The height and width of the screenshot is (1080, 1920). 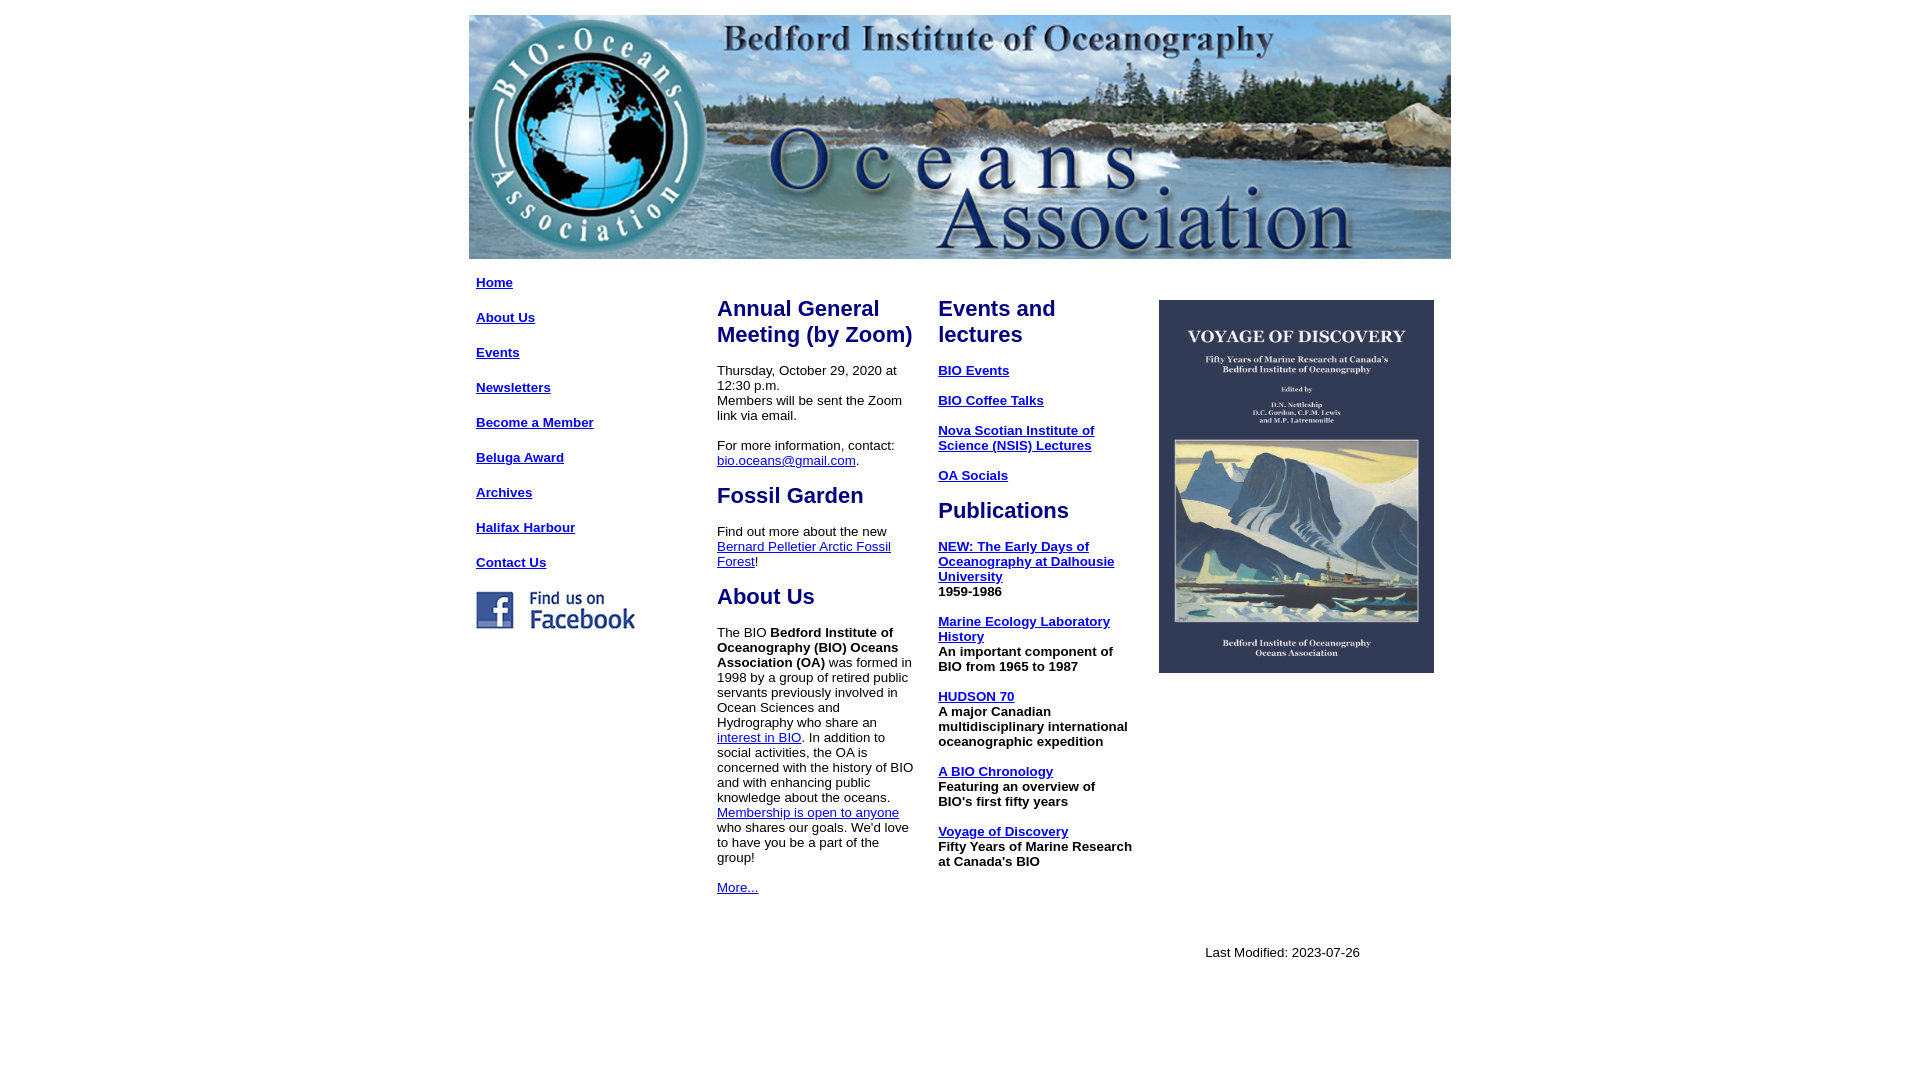 I want to click on 'Home', so click(x=494, y=282).